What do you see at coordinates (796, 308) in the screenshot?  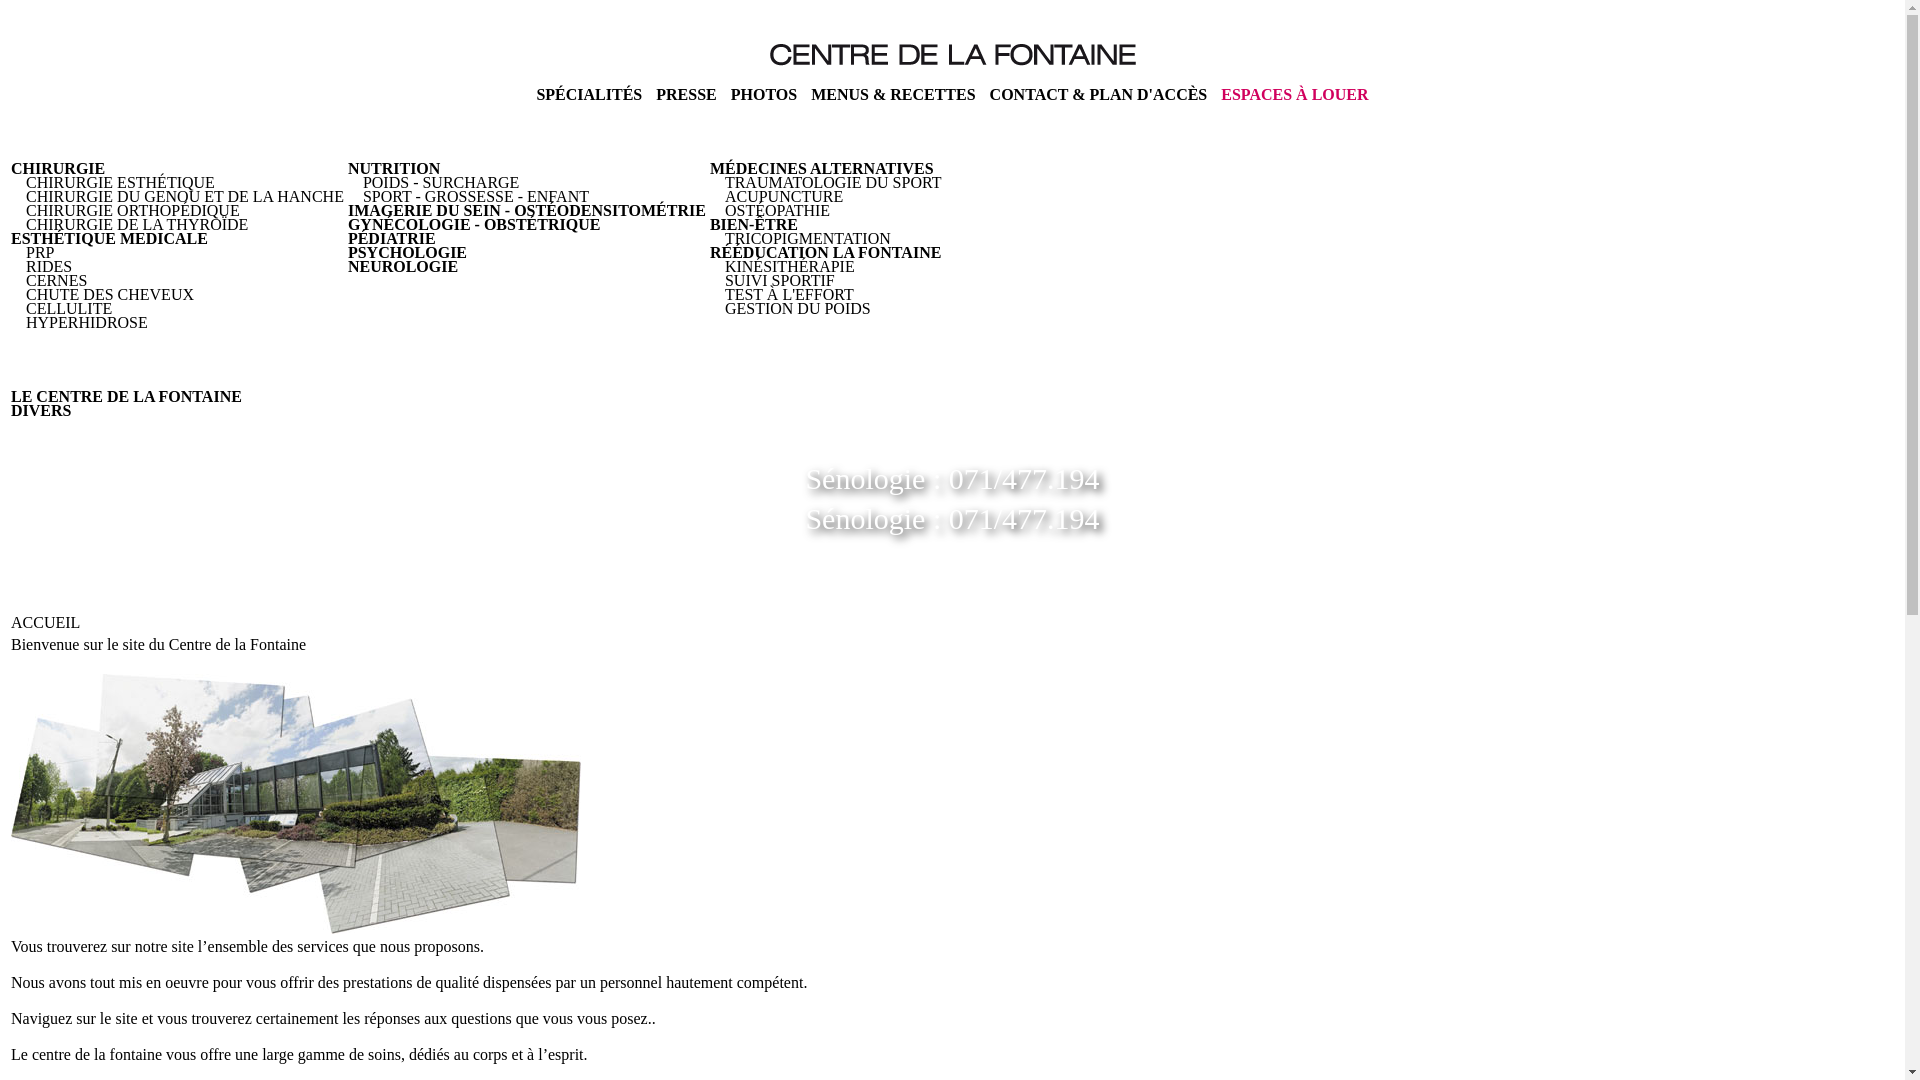 I see `'GESTION DU POIDS'` at bounding box center [796, 308].